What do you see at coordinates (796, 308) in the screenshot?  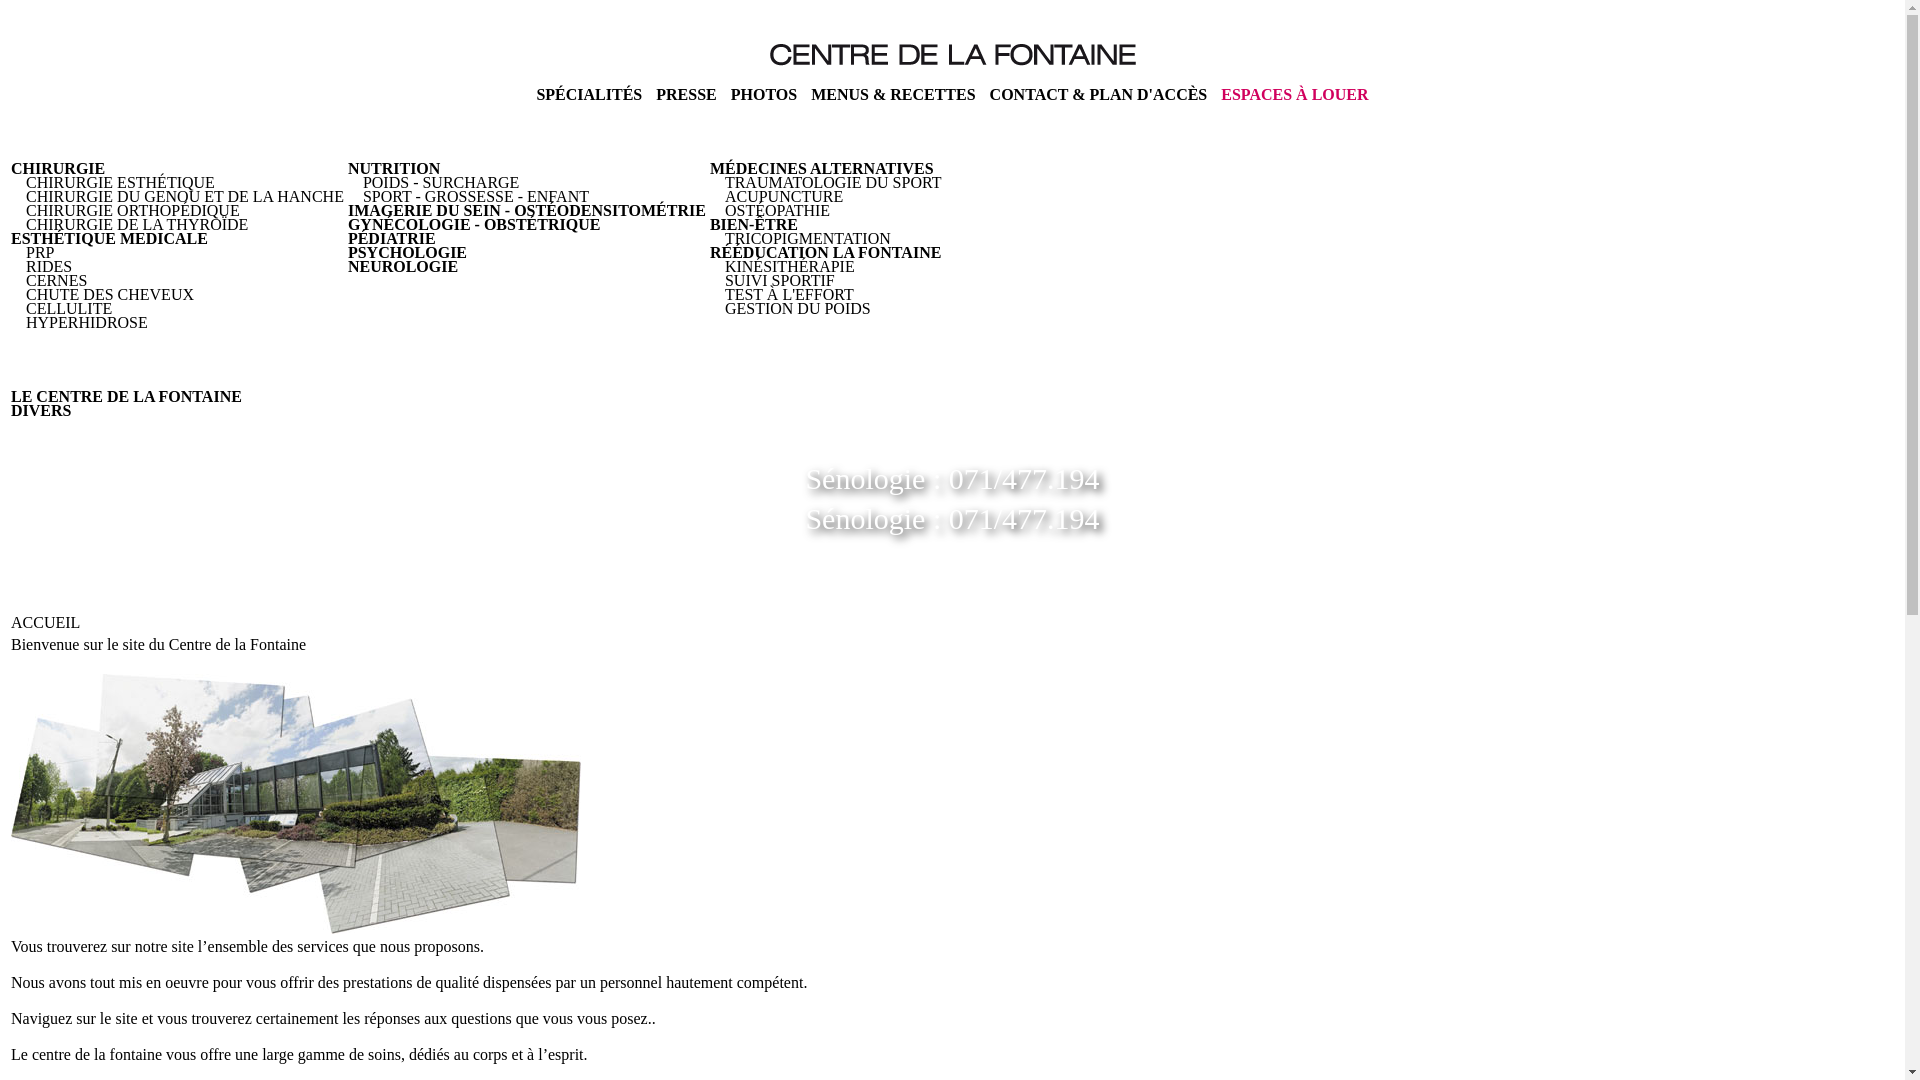 I see `'GESTION DU POIDS'` at bounding box center [796, 308].